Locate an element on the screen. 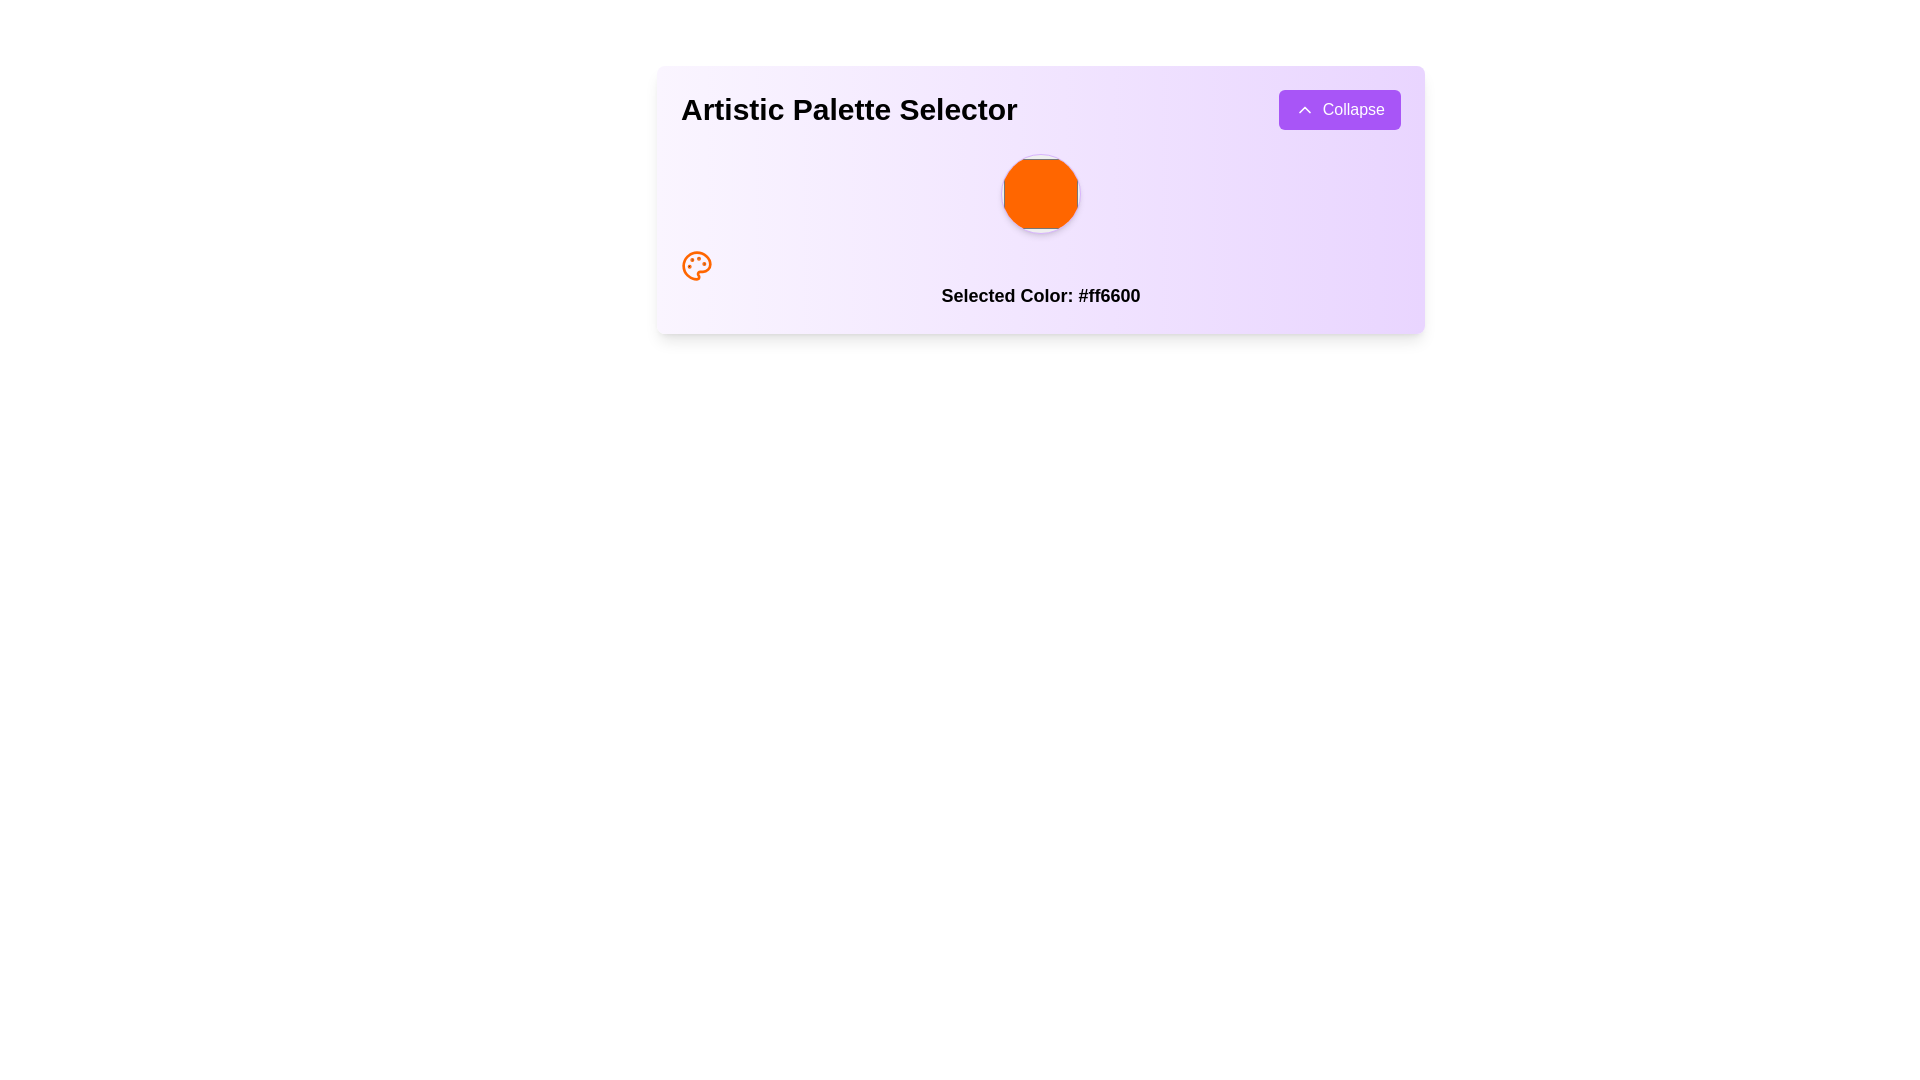 The height and width of the screenshot is (1080, 1920). the text display that shows the currently selected color, which includes a decorative icon on its left and is located directly below an orange circular shape is located at coordinates (1040, 280).